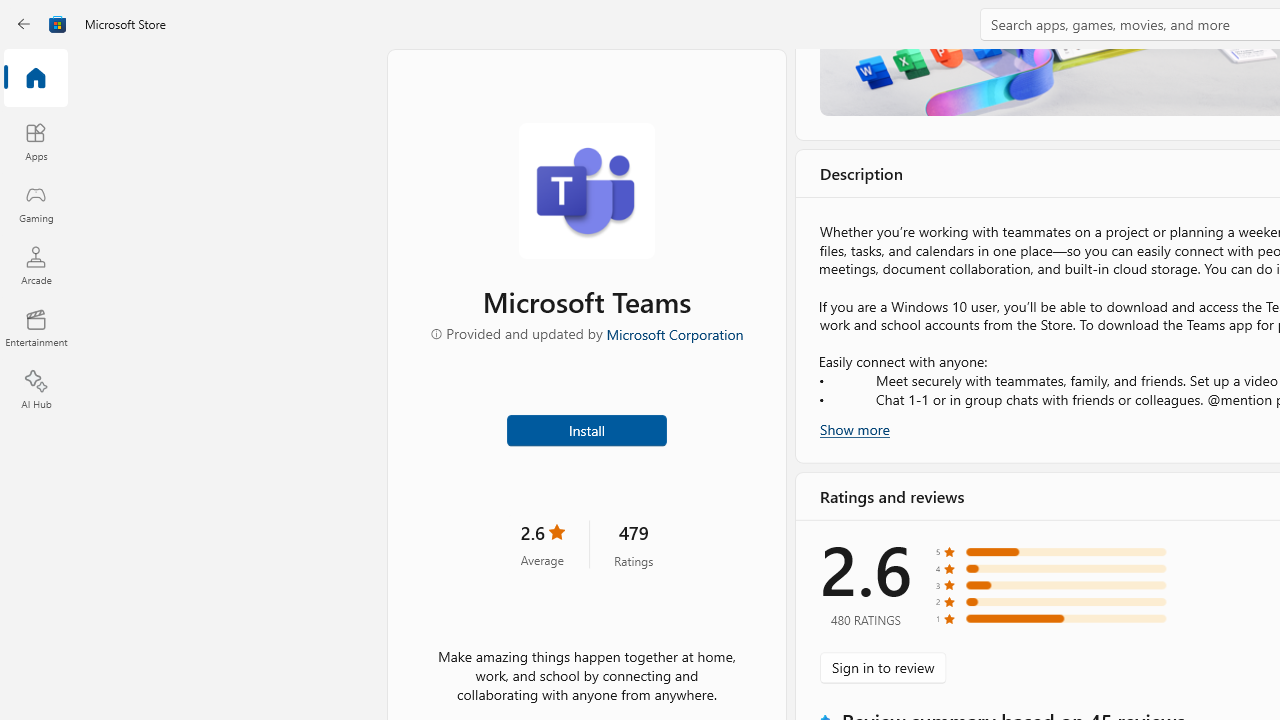 The width and height of the screenshot is (1280, 720). What do you see at coordinates (673, 332) in the screenshot?
I see `'Microsoft Corporation'` at bounding box center [673, 332].